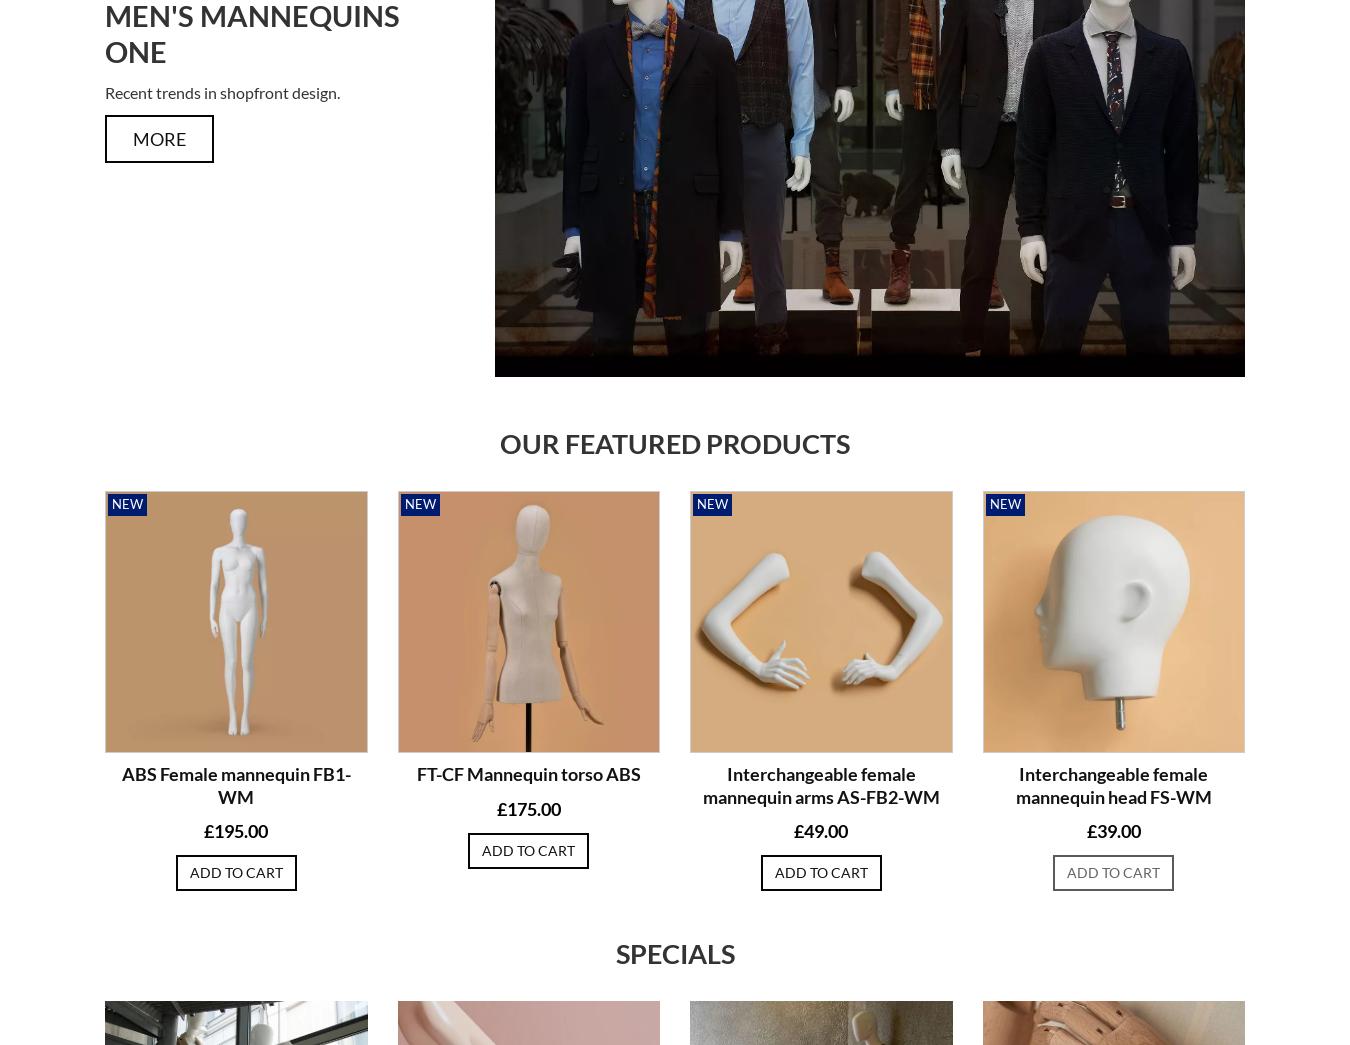  What do you see at coordinates (820, 829) in the screenshot?
I see `'£49.00'` at bounding box center [820, 829].